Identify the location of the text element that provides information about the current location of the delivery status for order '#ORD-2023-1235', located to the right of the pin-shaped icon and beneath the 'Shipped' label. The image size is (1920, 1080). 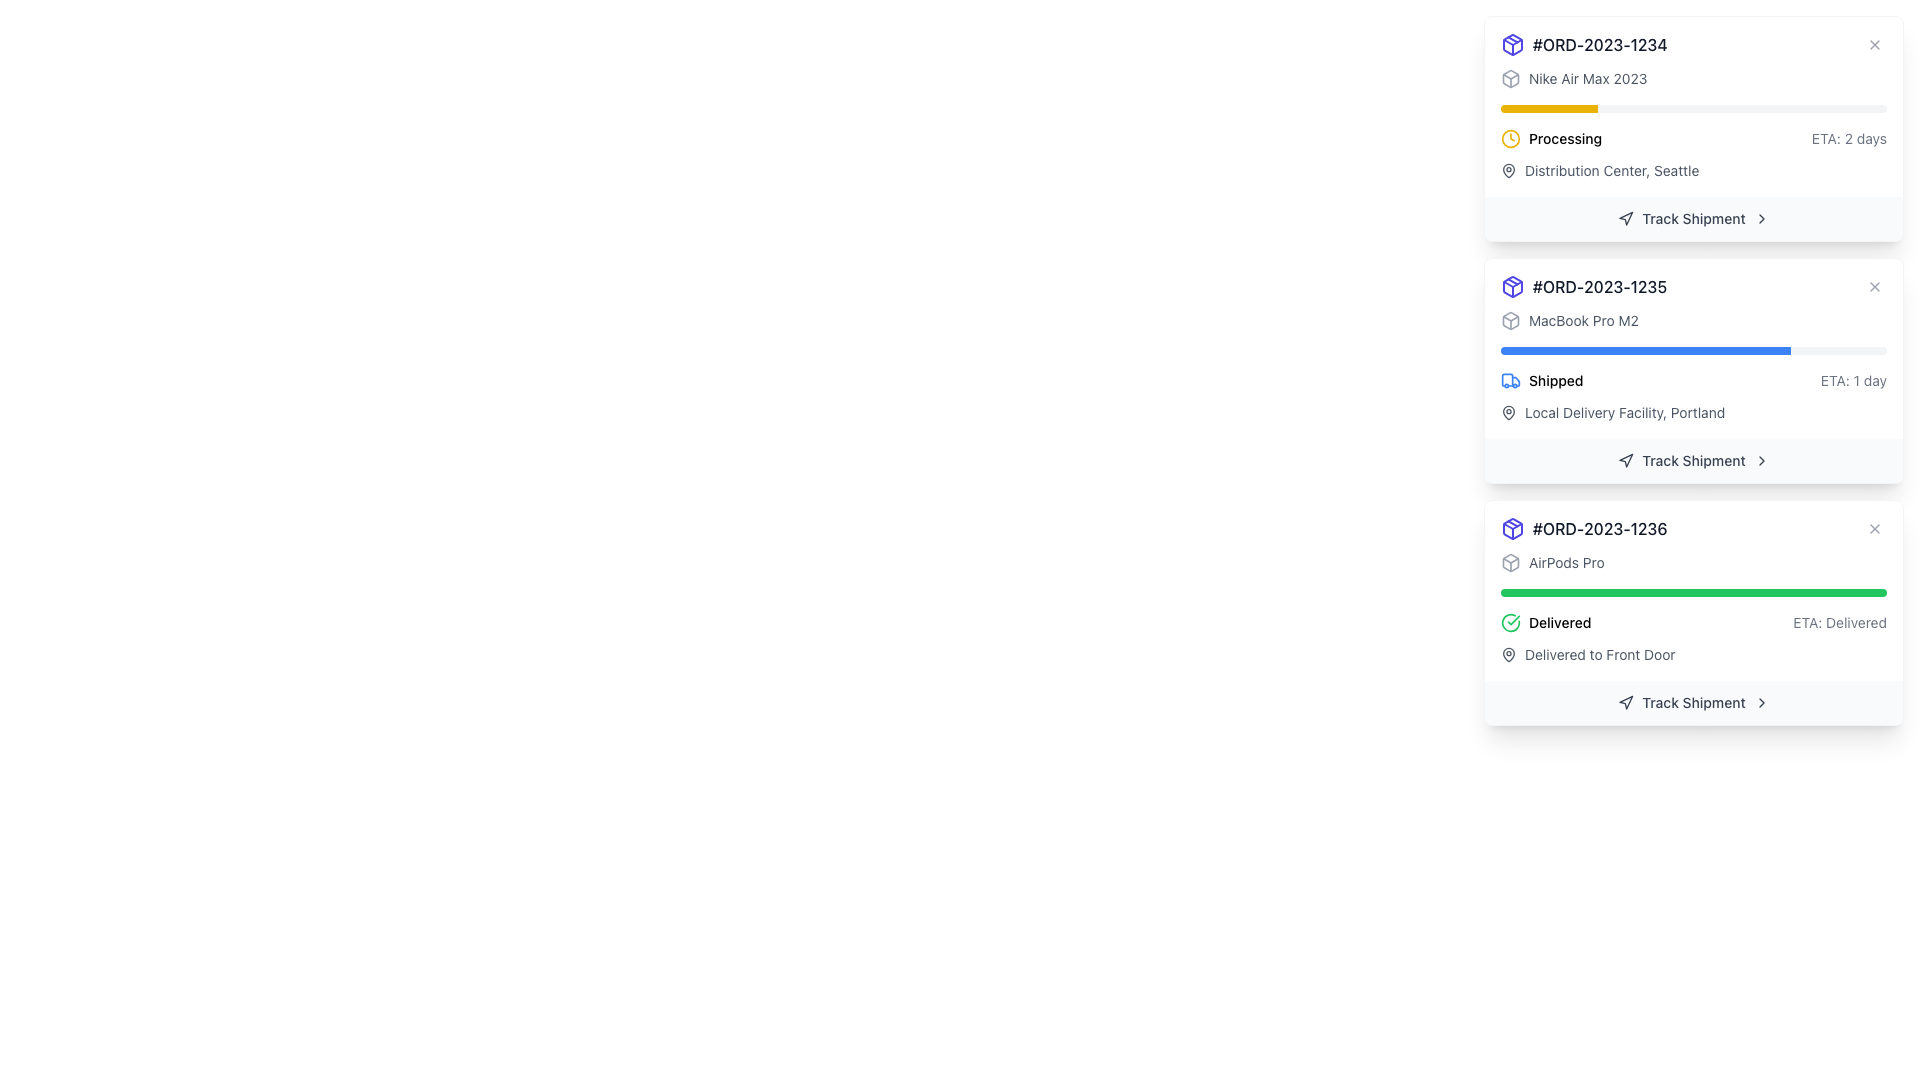
(1625, 411).